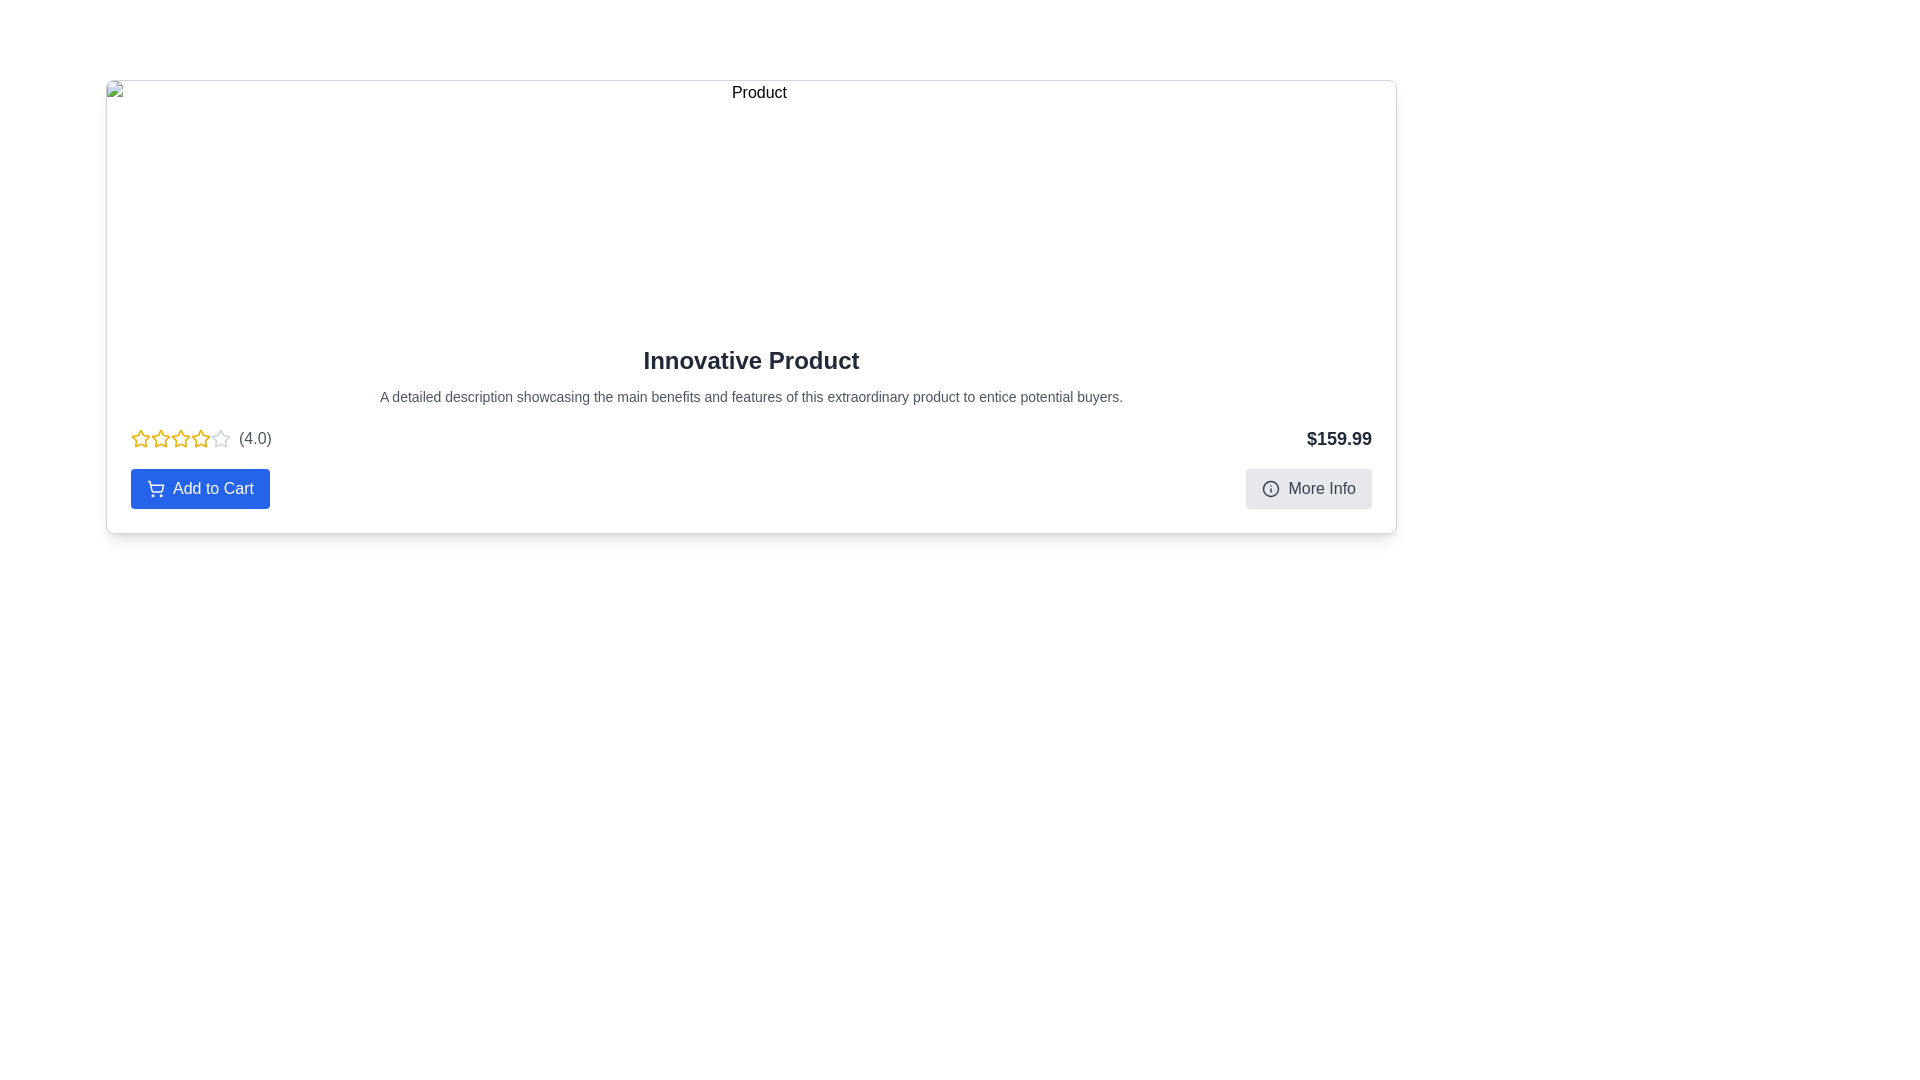 The height and width of the screenshot is (1080, 1920). Describe the element at coordinates (254, 438) in the screenshot. I see `numerical rating value displayed on the Text Label located to the right of the yellow stars in the bottom-left section of the interface` at that location.